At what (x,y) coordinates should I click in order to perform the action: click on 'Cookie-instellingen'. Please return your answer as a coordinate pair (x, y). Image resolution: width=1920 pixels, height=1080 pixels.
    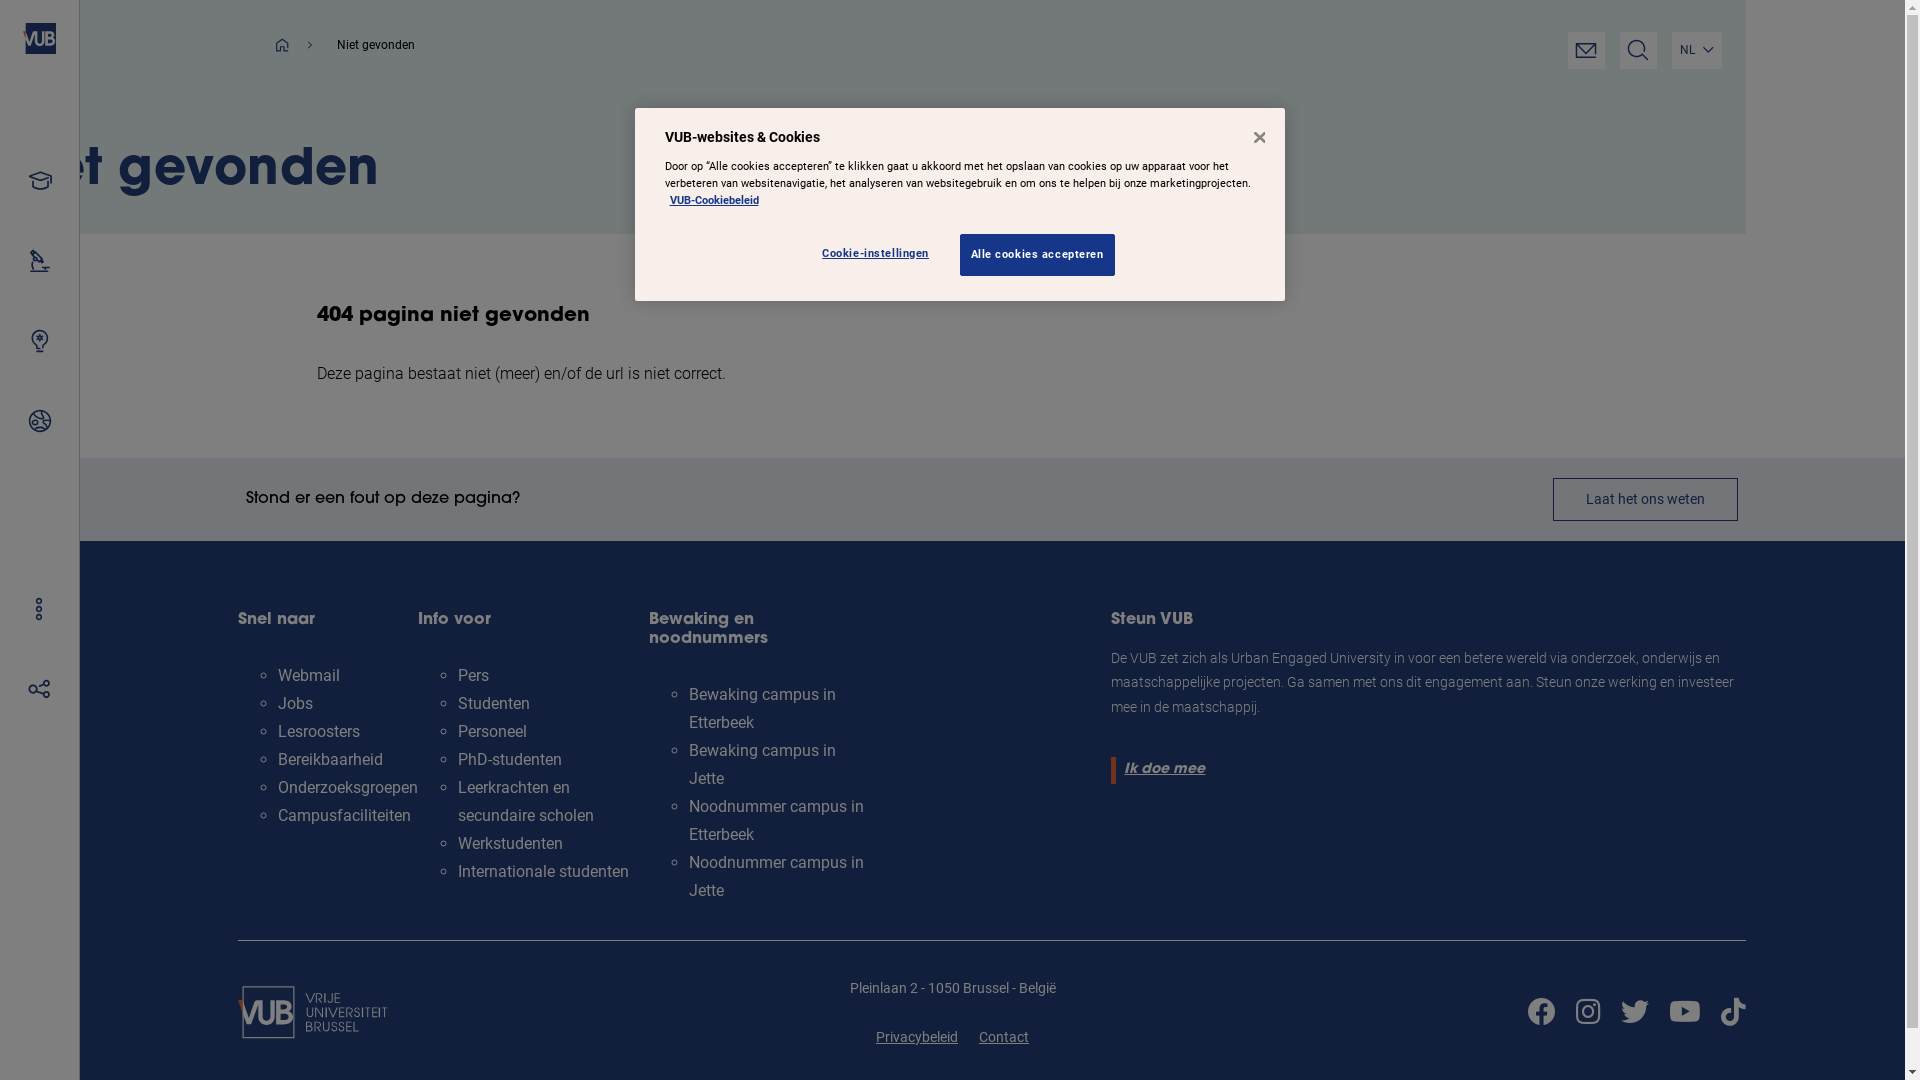
    Looking at the image, I should click on (880, 253).